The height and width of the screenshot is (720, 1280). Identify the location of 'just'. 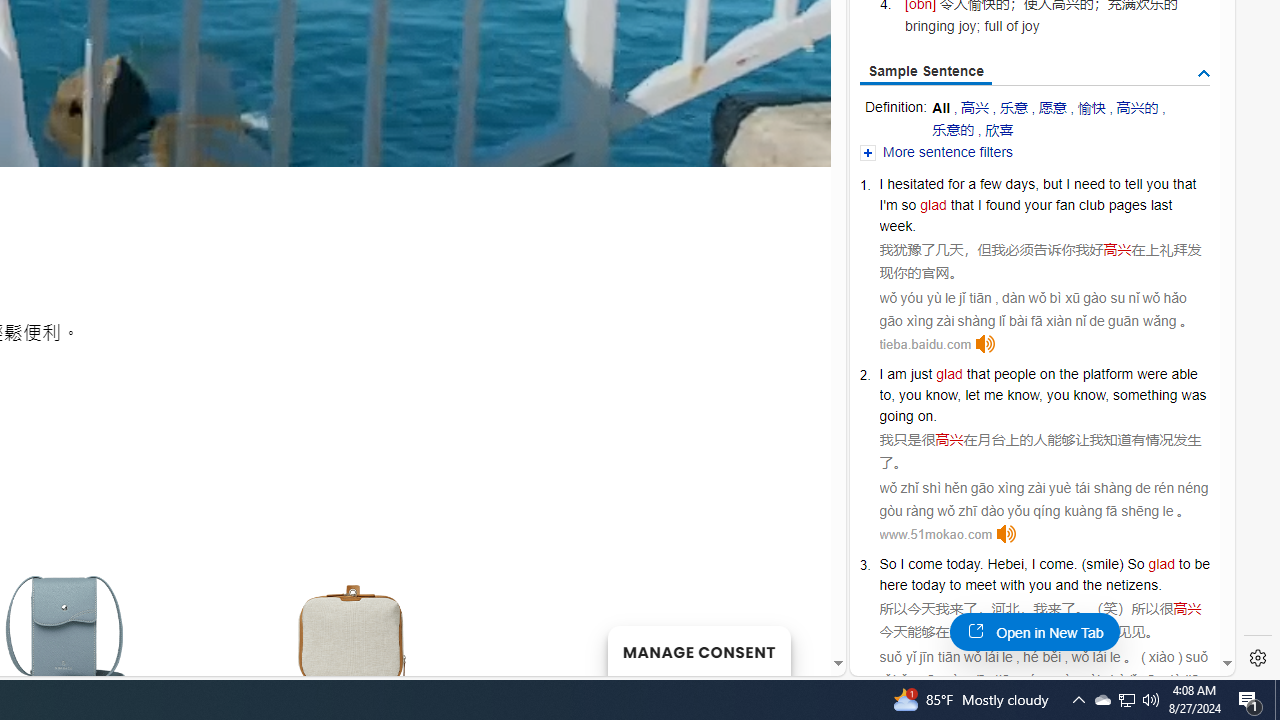
(920, 374).